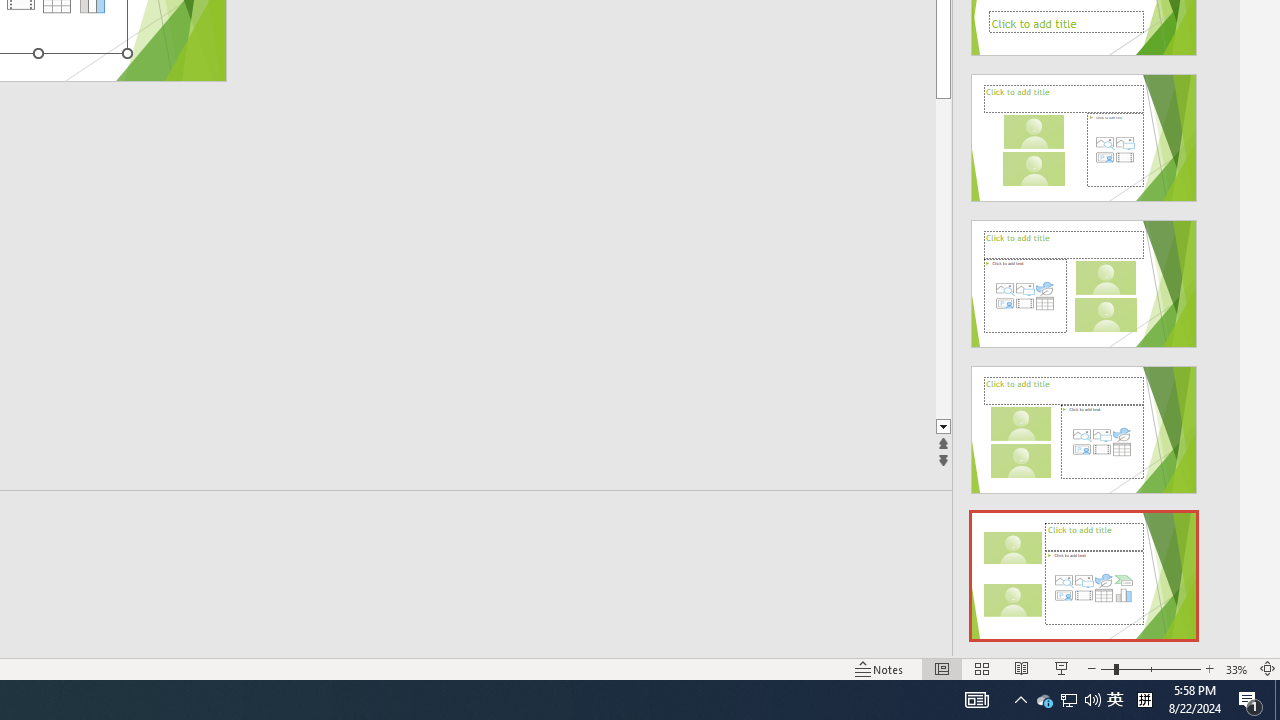 This screenshot has height=720, width=1280. Describe the element at coordinates (1236, 669) in the screenshot. I see `'Zoom 33%'` at that location.